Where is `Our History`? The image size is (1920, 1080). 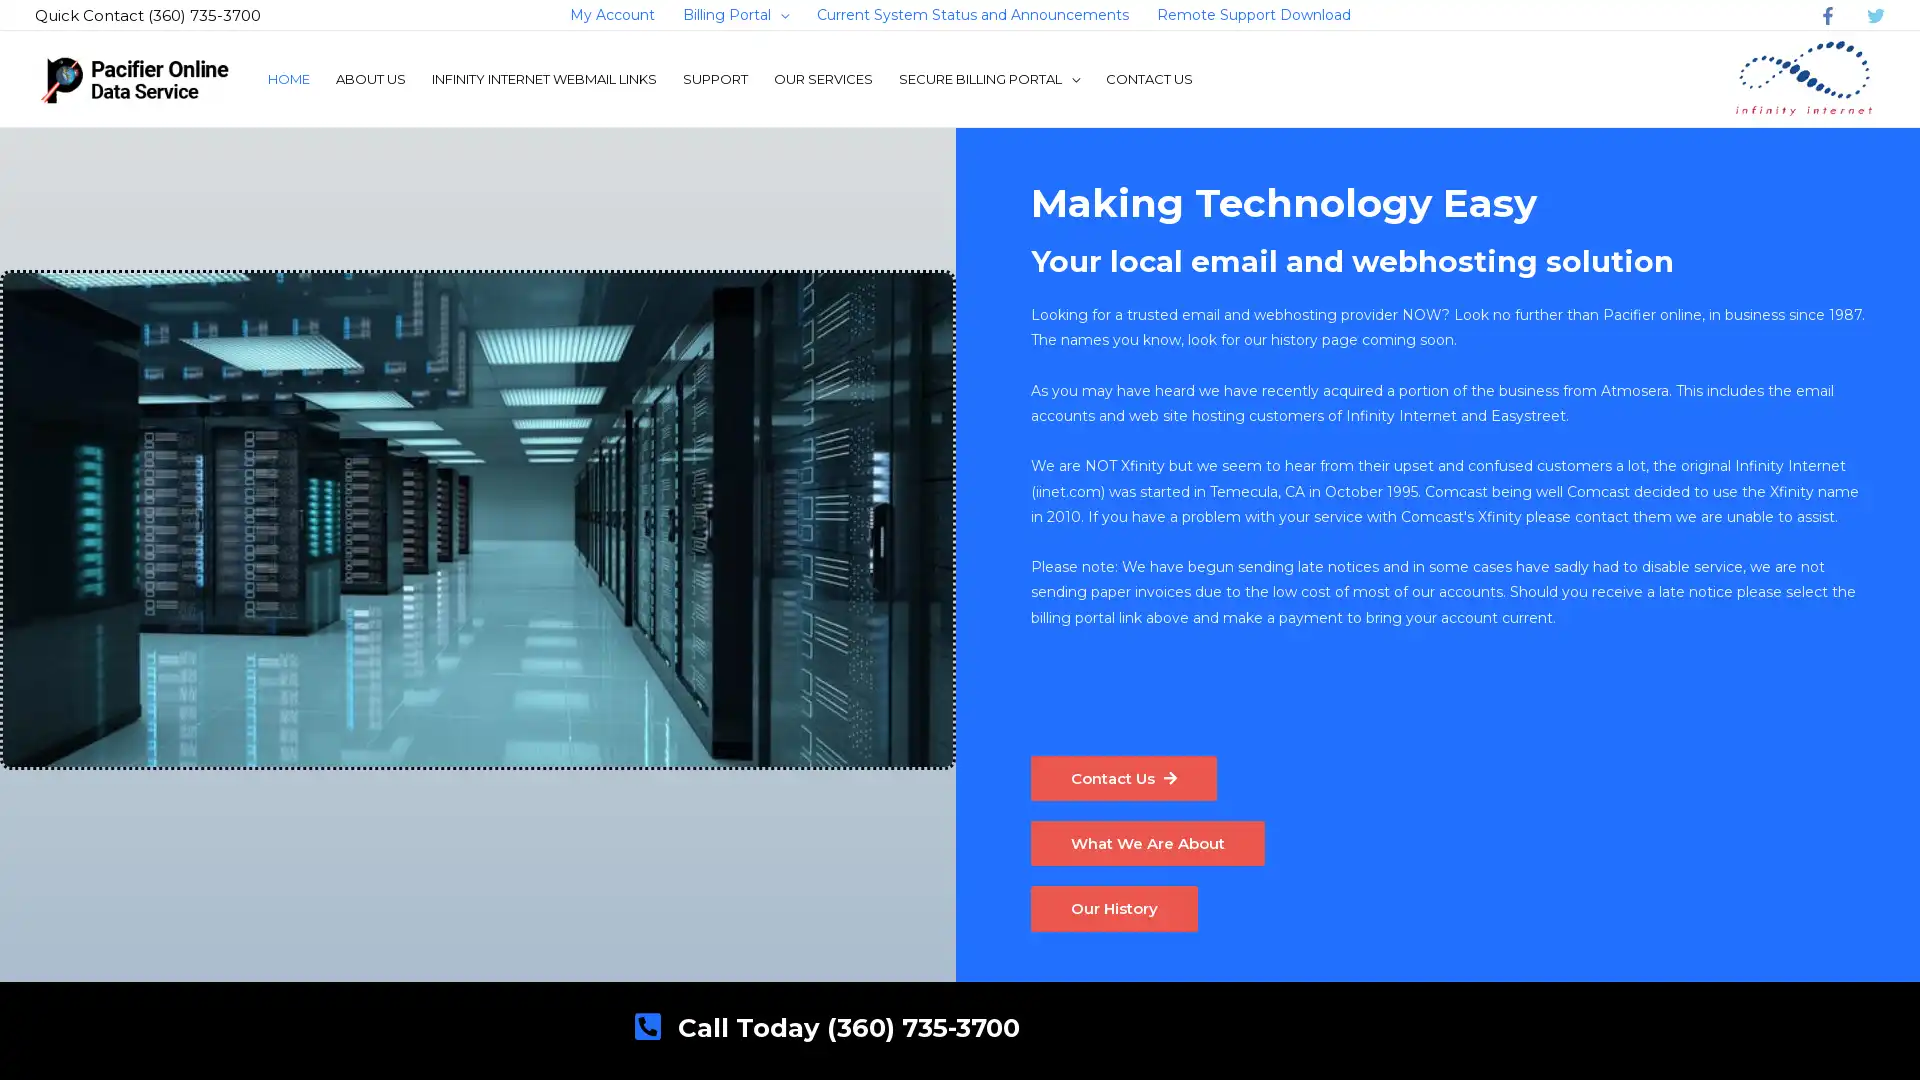
Our History is located at coordinates (1116, 911).